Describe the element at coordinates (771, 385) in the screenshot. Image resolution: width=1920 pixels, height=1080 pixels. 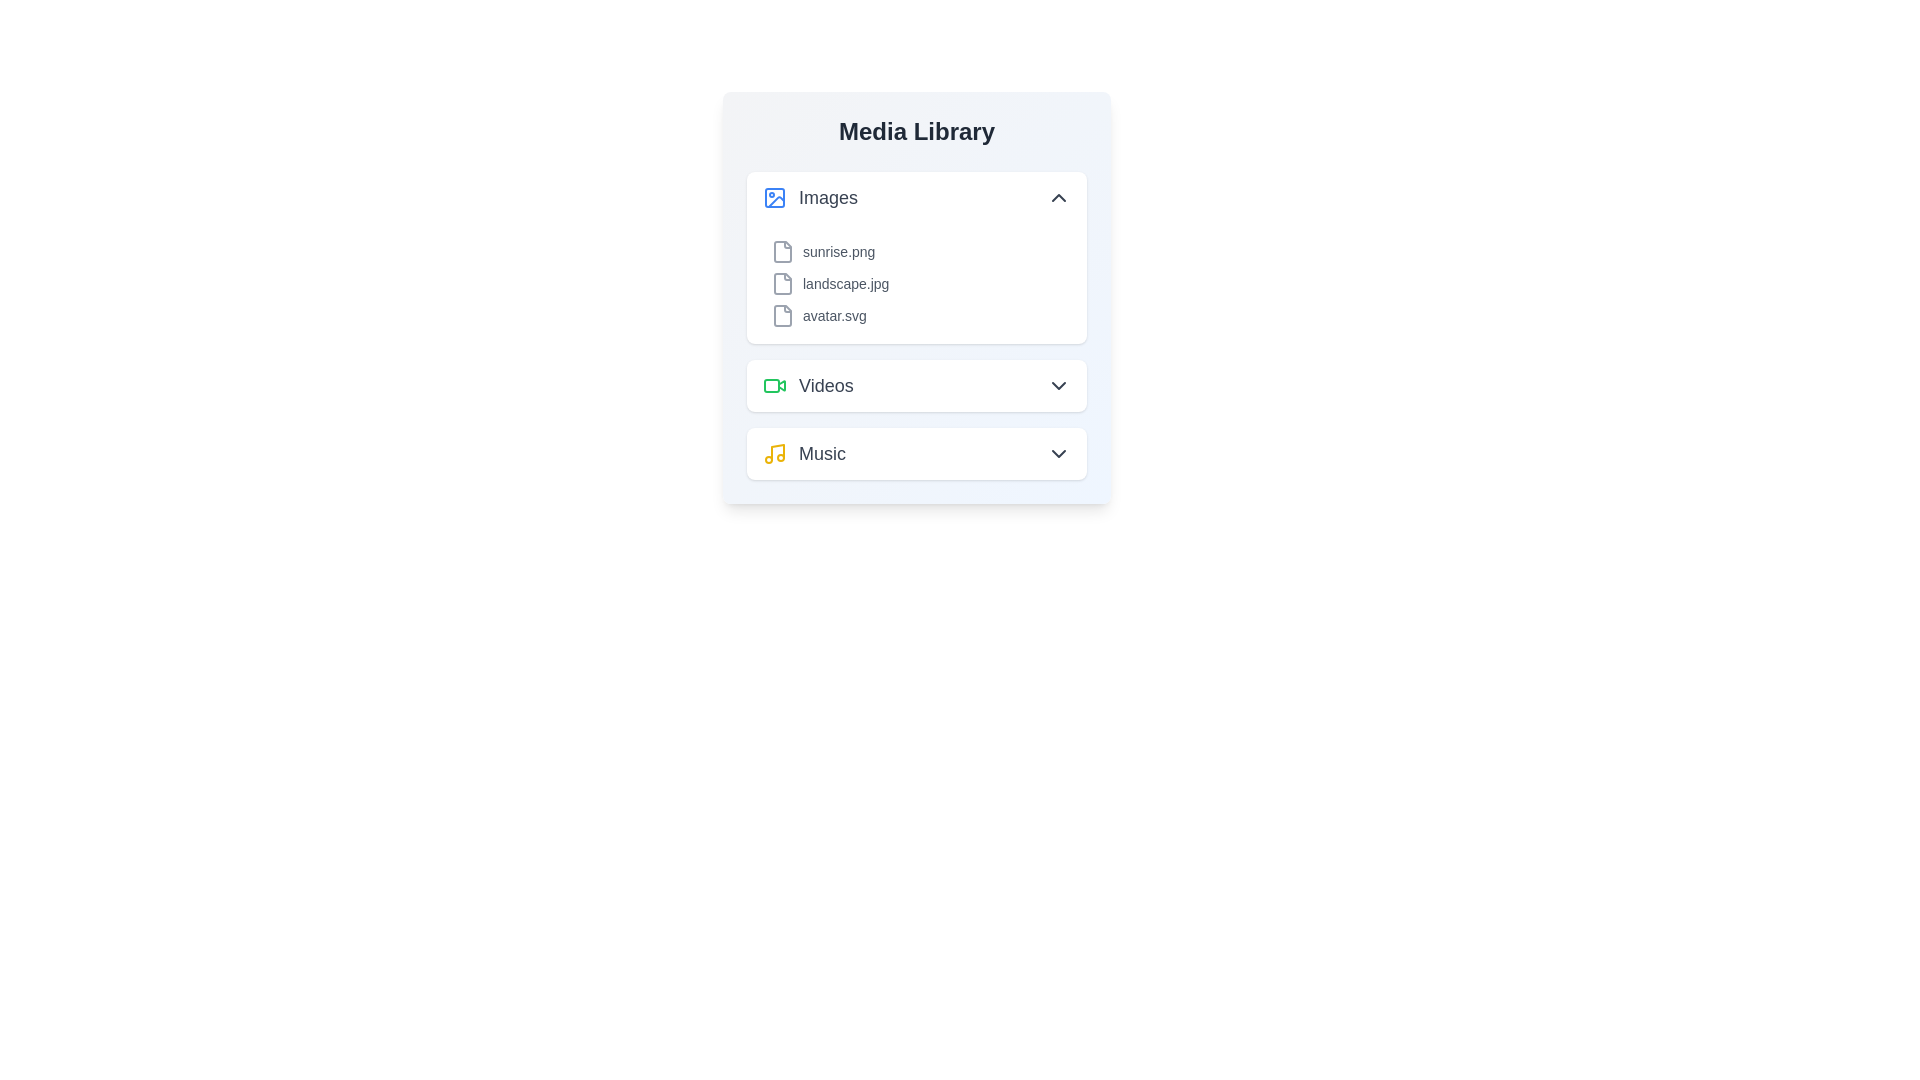
I see `the decorative green rectangular element representing a video-related icon in the media library section` at that location.